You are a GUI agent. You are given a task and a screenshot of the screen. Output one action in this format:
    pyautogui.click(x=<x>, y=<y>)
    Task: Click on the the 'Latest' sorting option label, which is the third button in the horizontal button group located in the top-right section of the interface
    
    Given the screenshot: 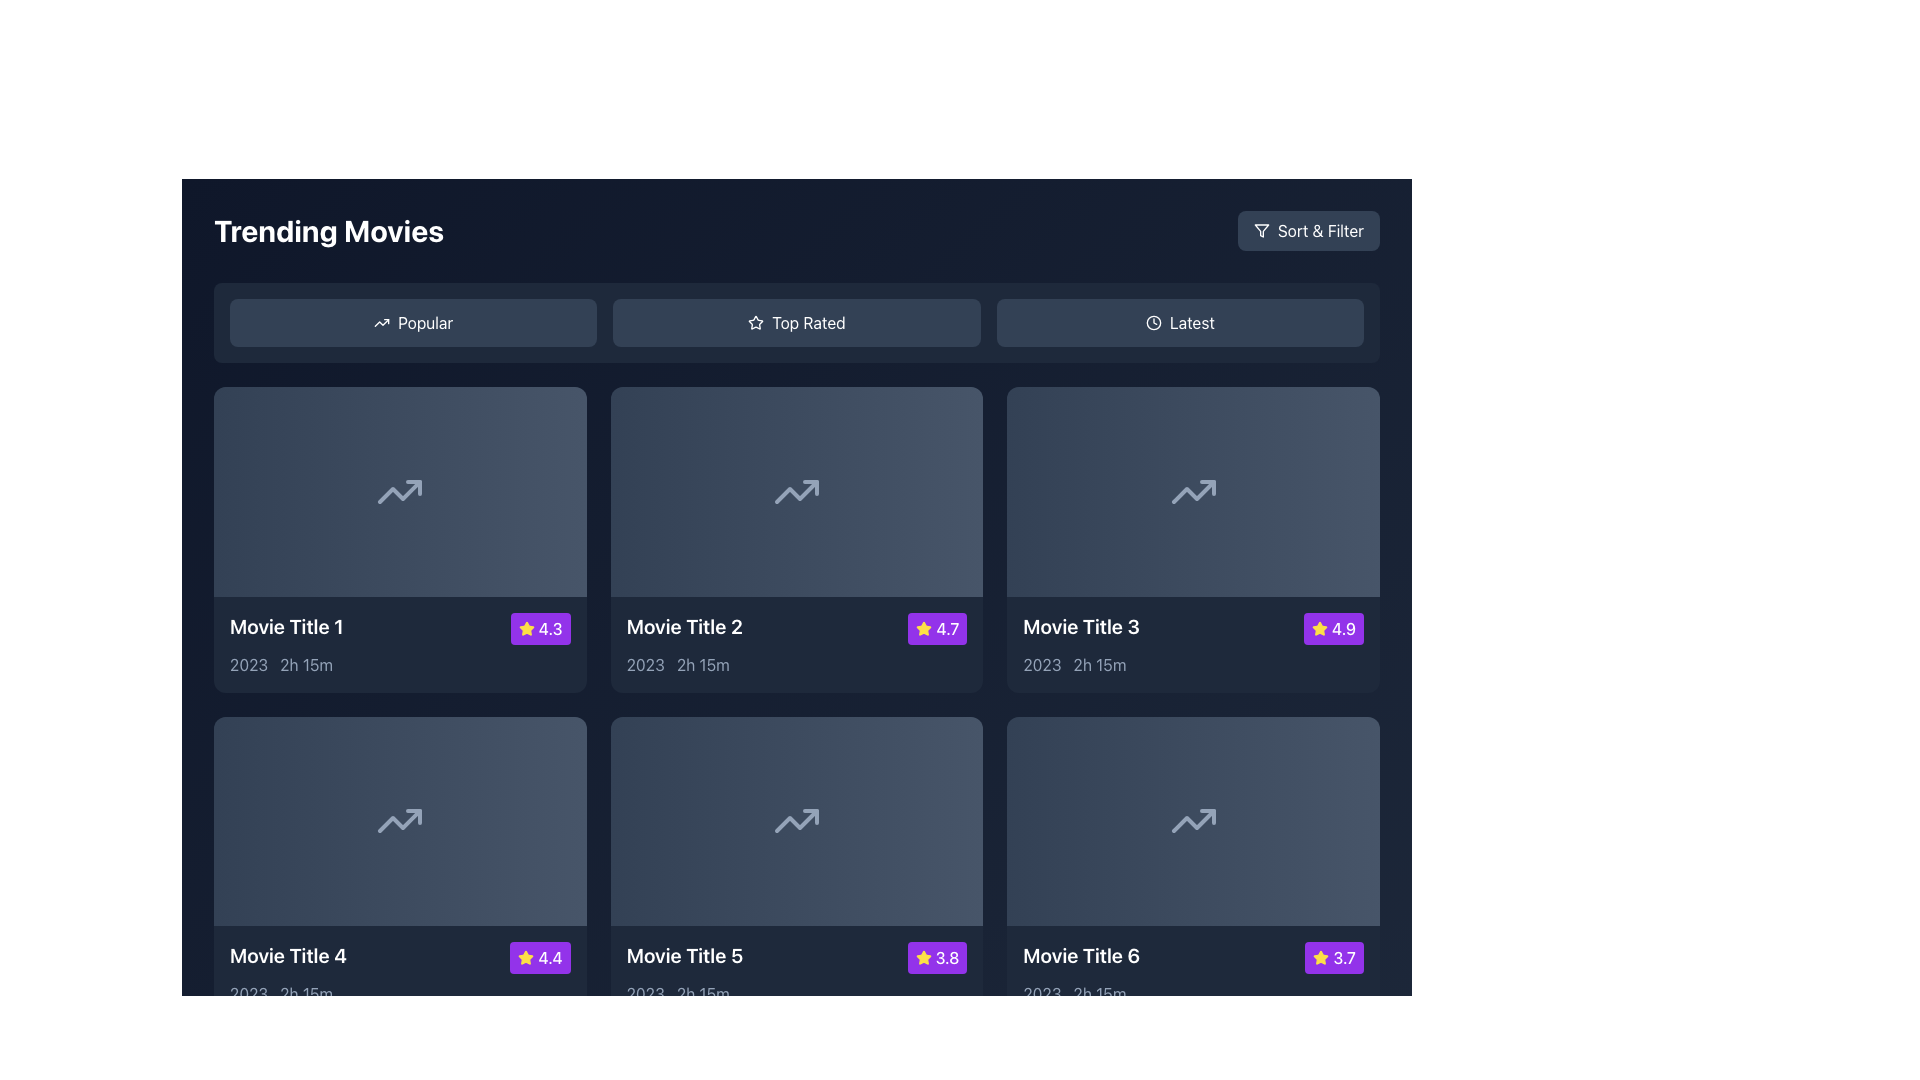 What is the action you would take?
    pyautogui.click(x=1192, y=322)
    